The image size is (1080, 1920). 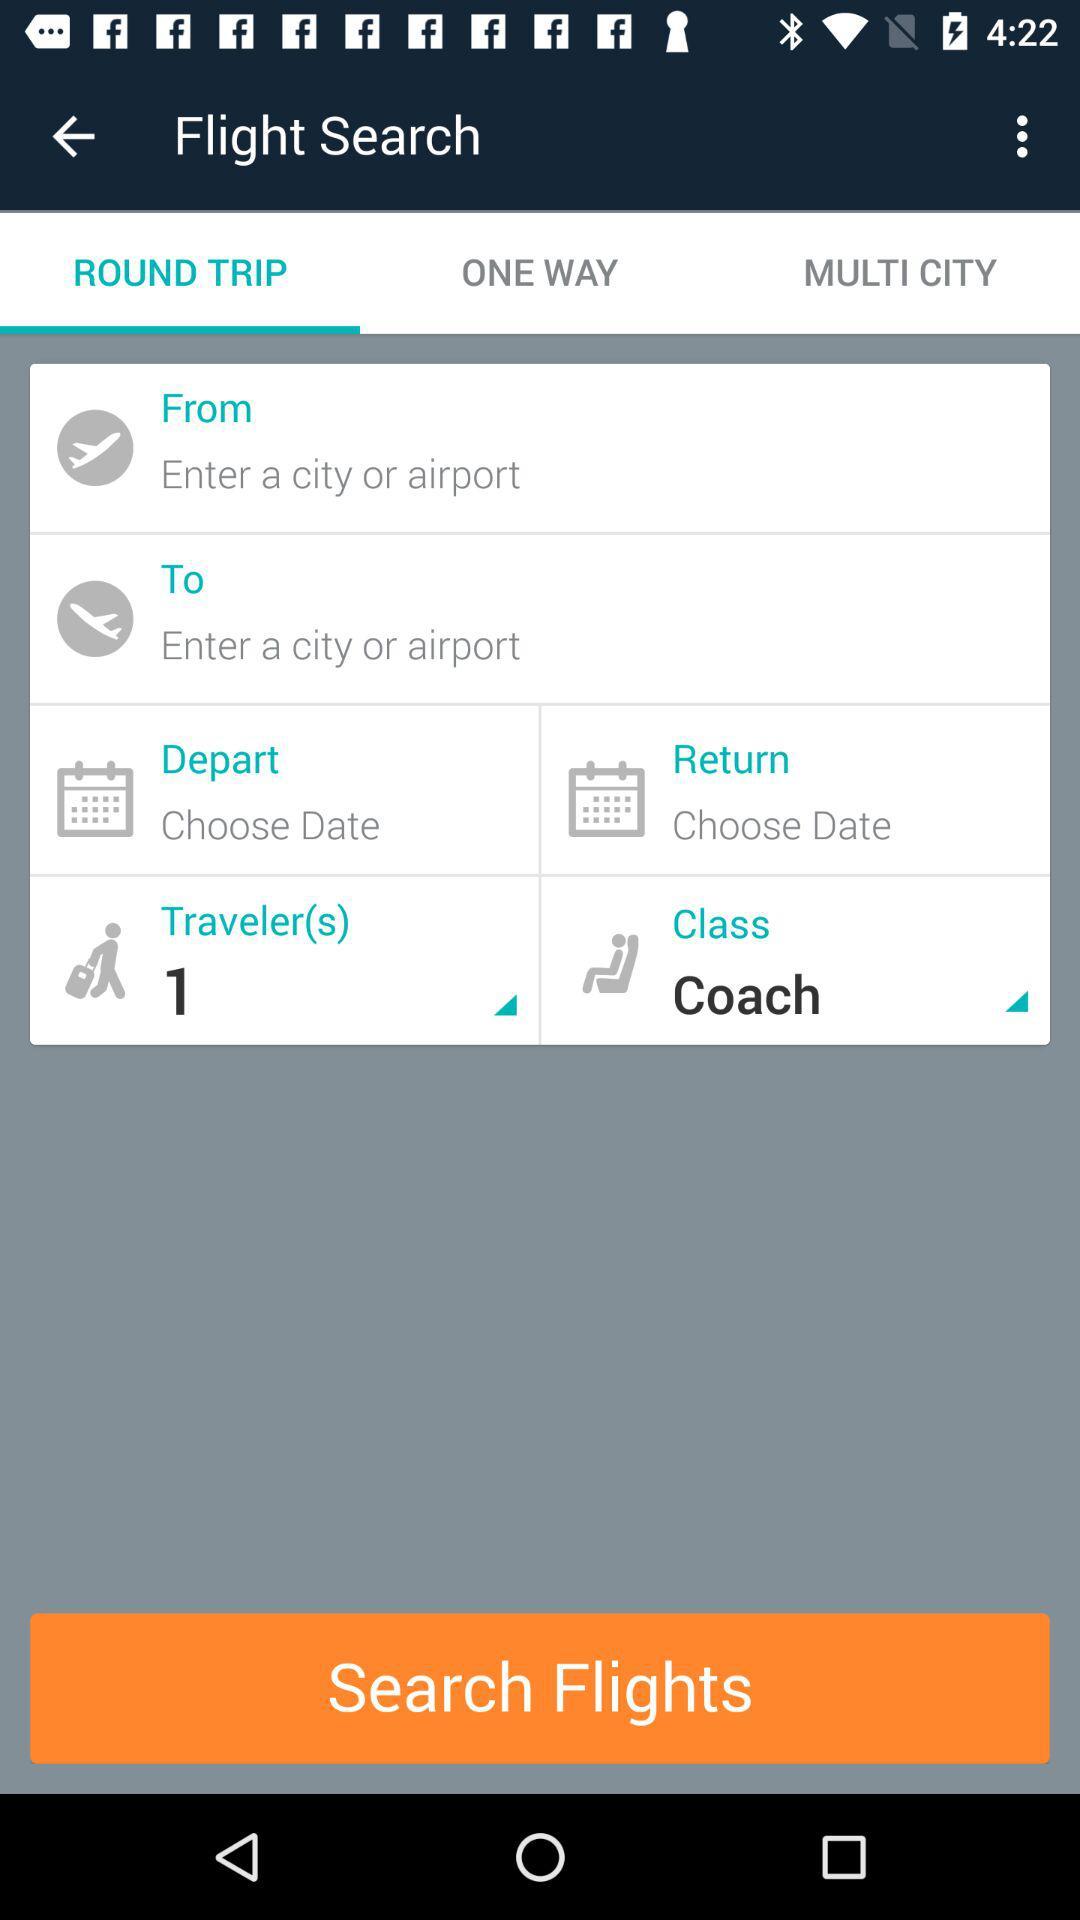 What do you see at coordinates (72, 135) in the screenshot?
I see `item to the left of flight search icon` at bounding box center [72, 135].